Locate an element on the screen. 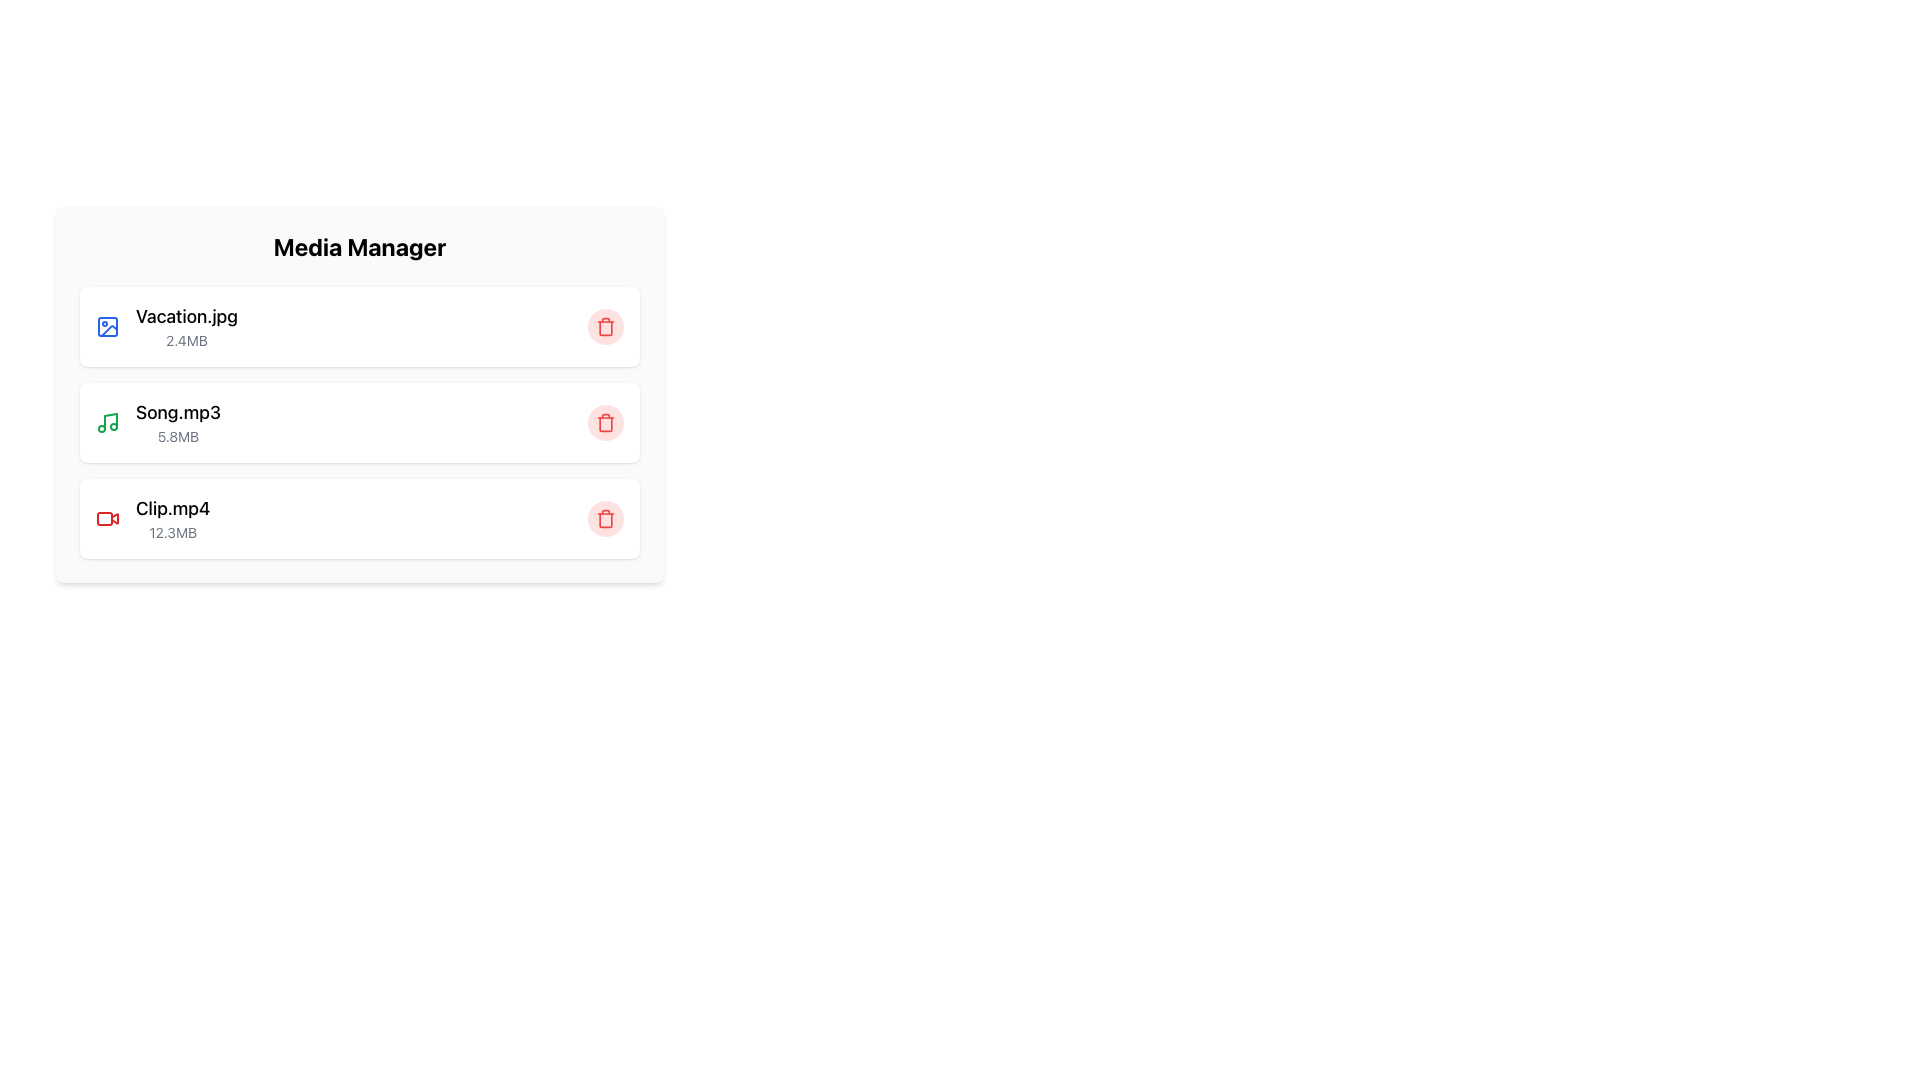 Image resolution: width=1920 pixels, height=1080 pixels. the label representing the name of the media file in the second entry of the file listing interface, which is positioned above the file size text '5.8MB' and adjacent to a green music icon is located at coordinates (178, 411).